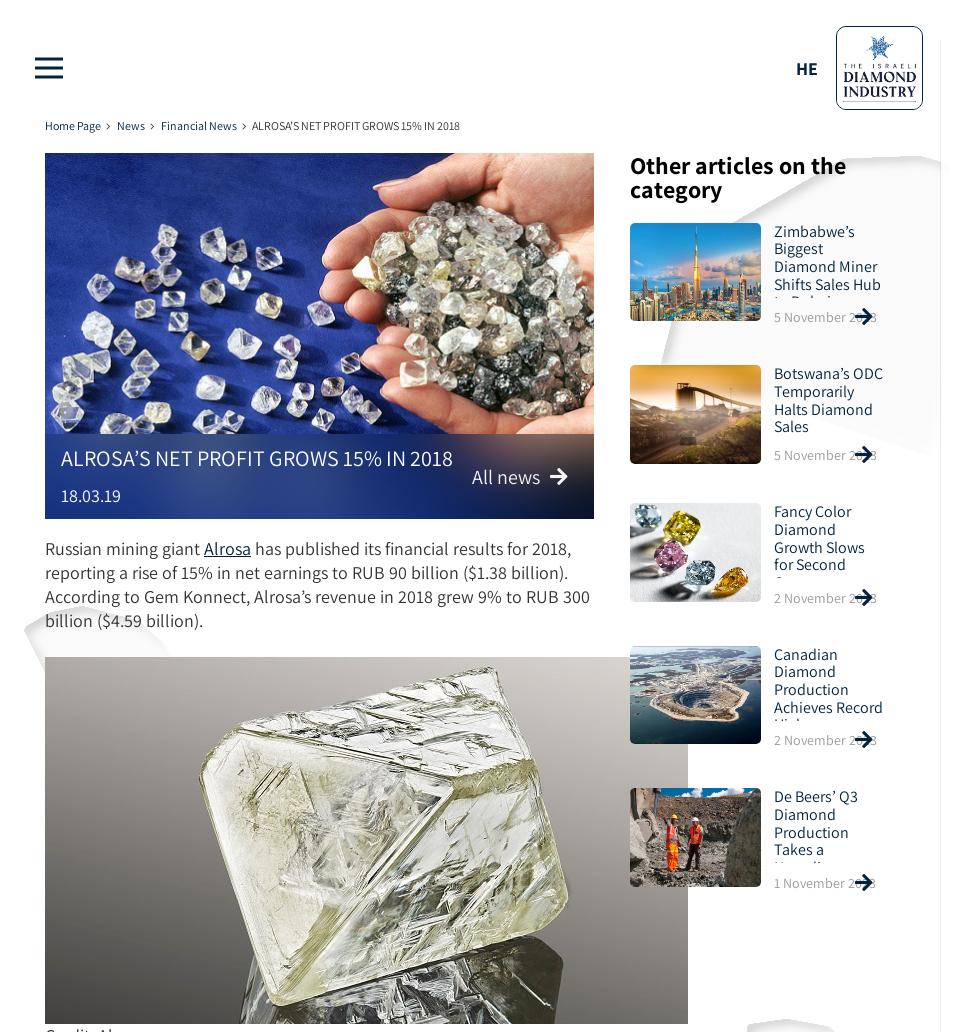 This screenshot has height=1032, width=953. Describe the element at coordinates (469, 474) in the screenshot. I see `'All news'` at that location.